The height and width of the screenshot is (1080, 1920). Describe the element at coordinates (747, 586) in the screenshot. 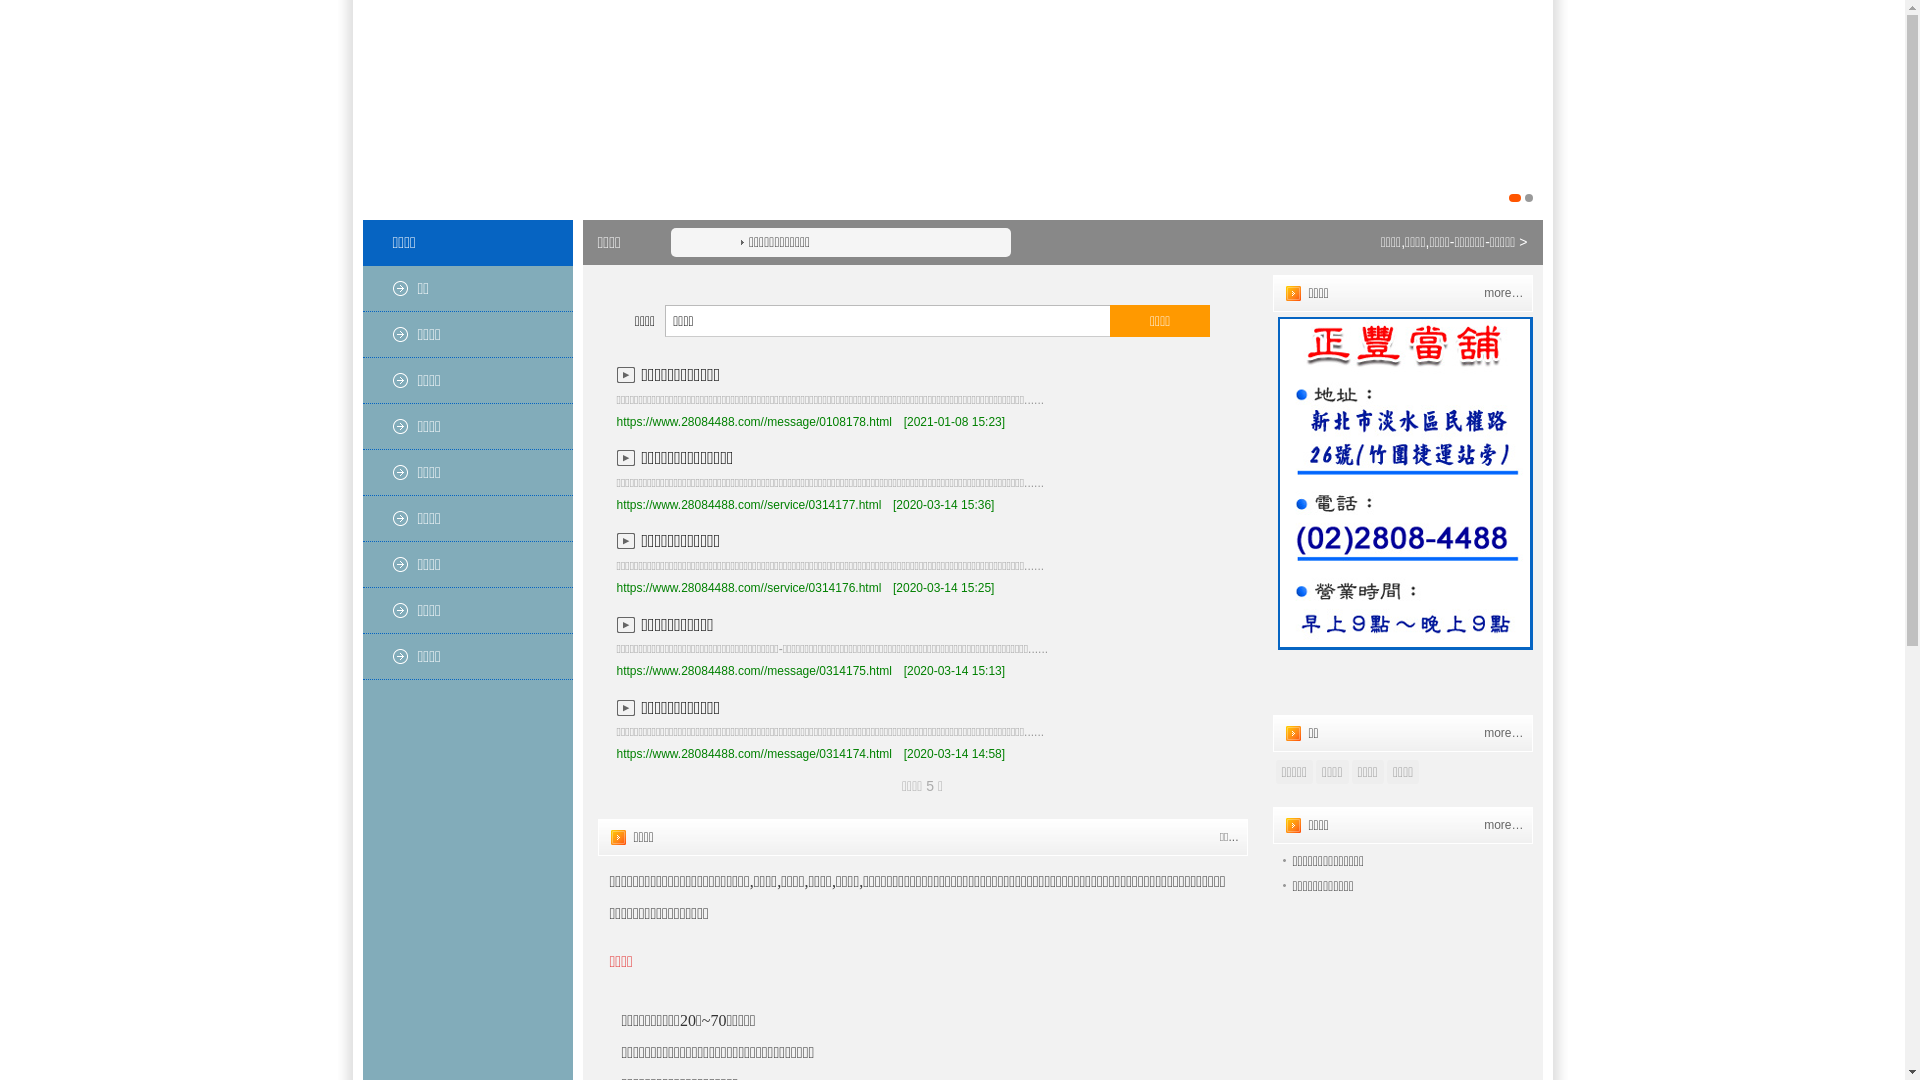

I see `'https://www.28084488.com//service/0314176.html'` at that location.